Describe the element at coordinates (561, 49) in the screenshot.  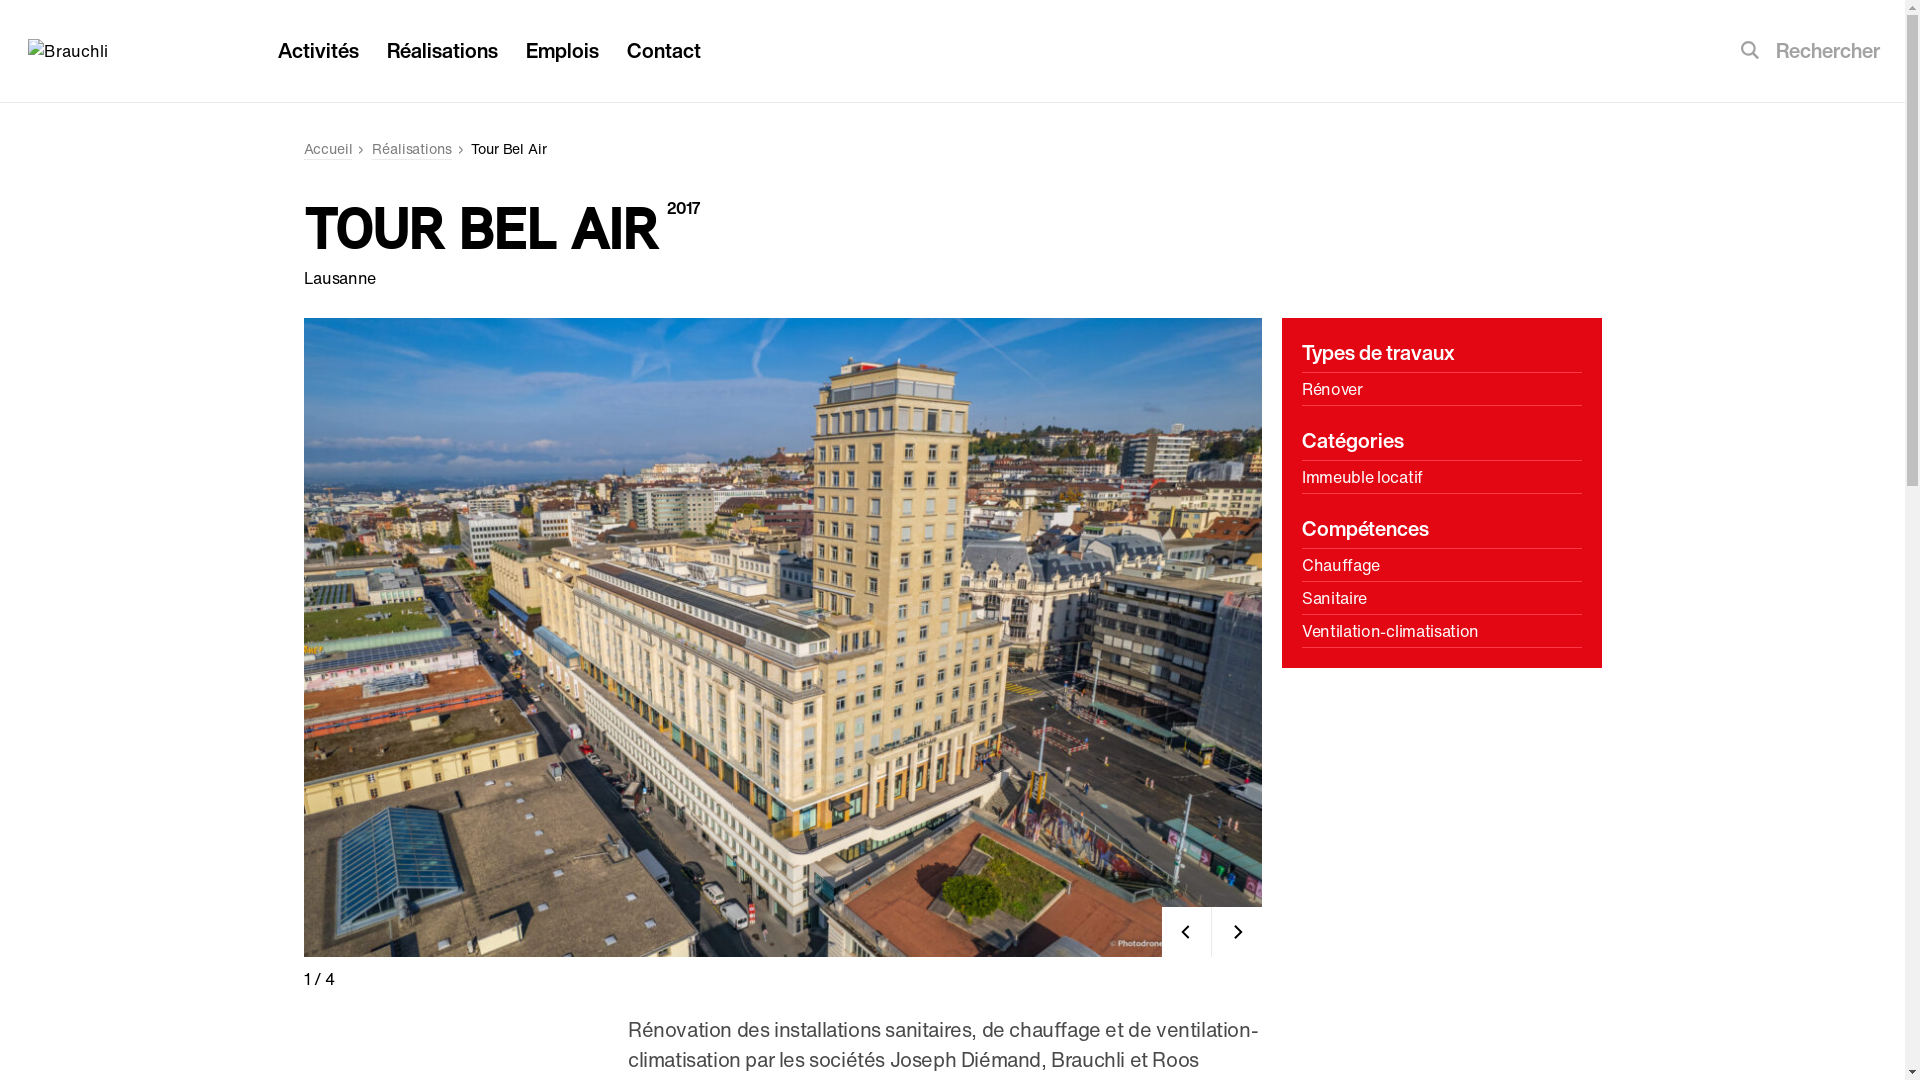
I see `'Emplois'` at that location.